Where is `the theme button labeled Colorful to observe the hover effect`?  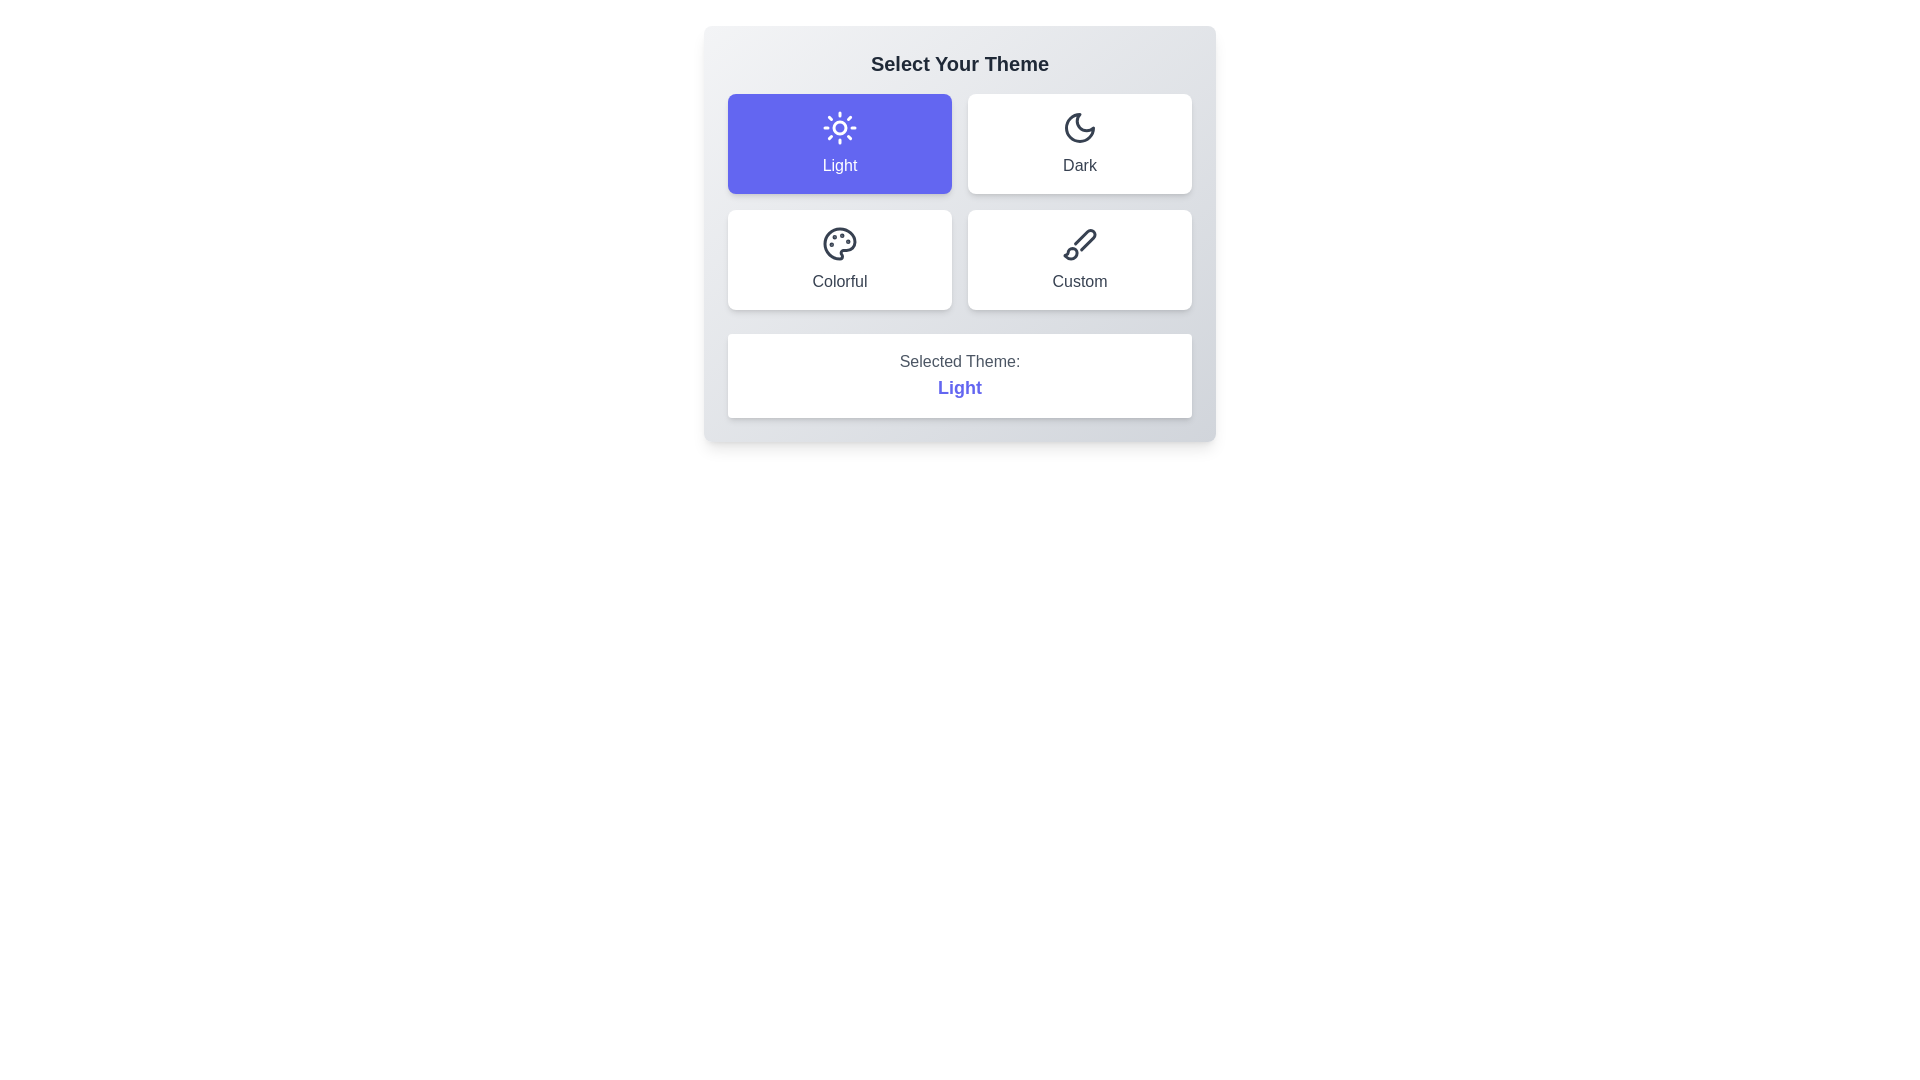 the theme button labeled Colorful to observe the hover effect is located at coordinates (840, 258).